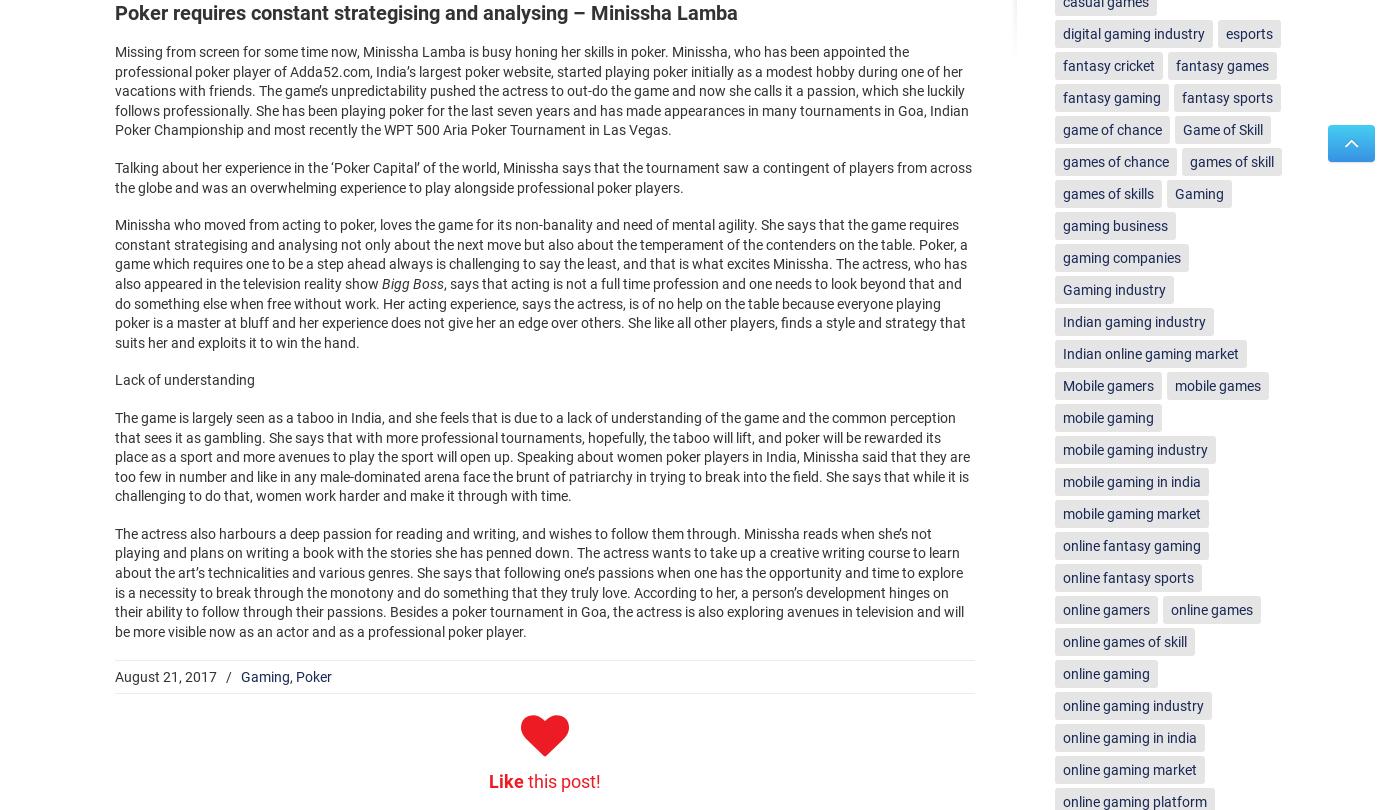 The width and height of the screenshot is (1400, 810). Describe the element at coordinates (1182, 98) in the screenshot. I see `'fantasy sports'` at that location.